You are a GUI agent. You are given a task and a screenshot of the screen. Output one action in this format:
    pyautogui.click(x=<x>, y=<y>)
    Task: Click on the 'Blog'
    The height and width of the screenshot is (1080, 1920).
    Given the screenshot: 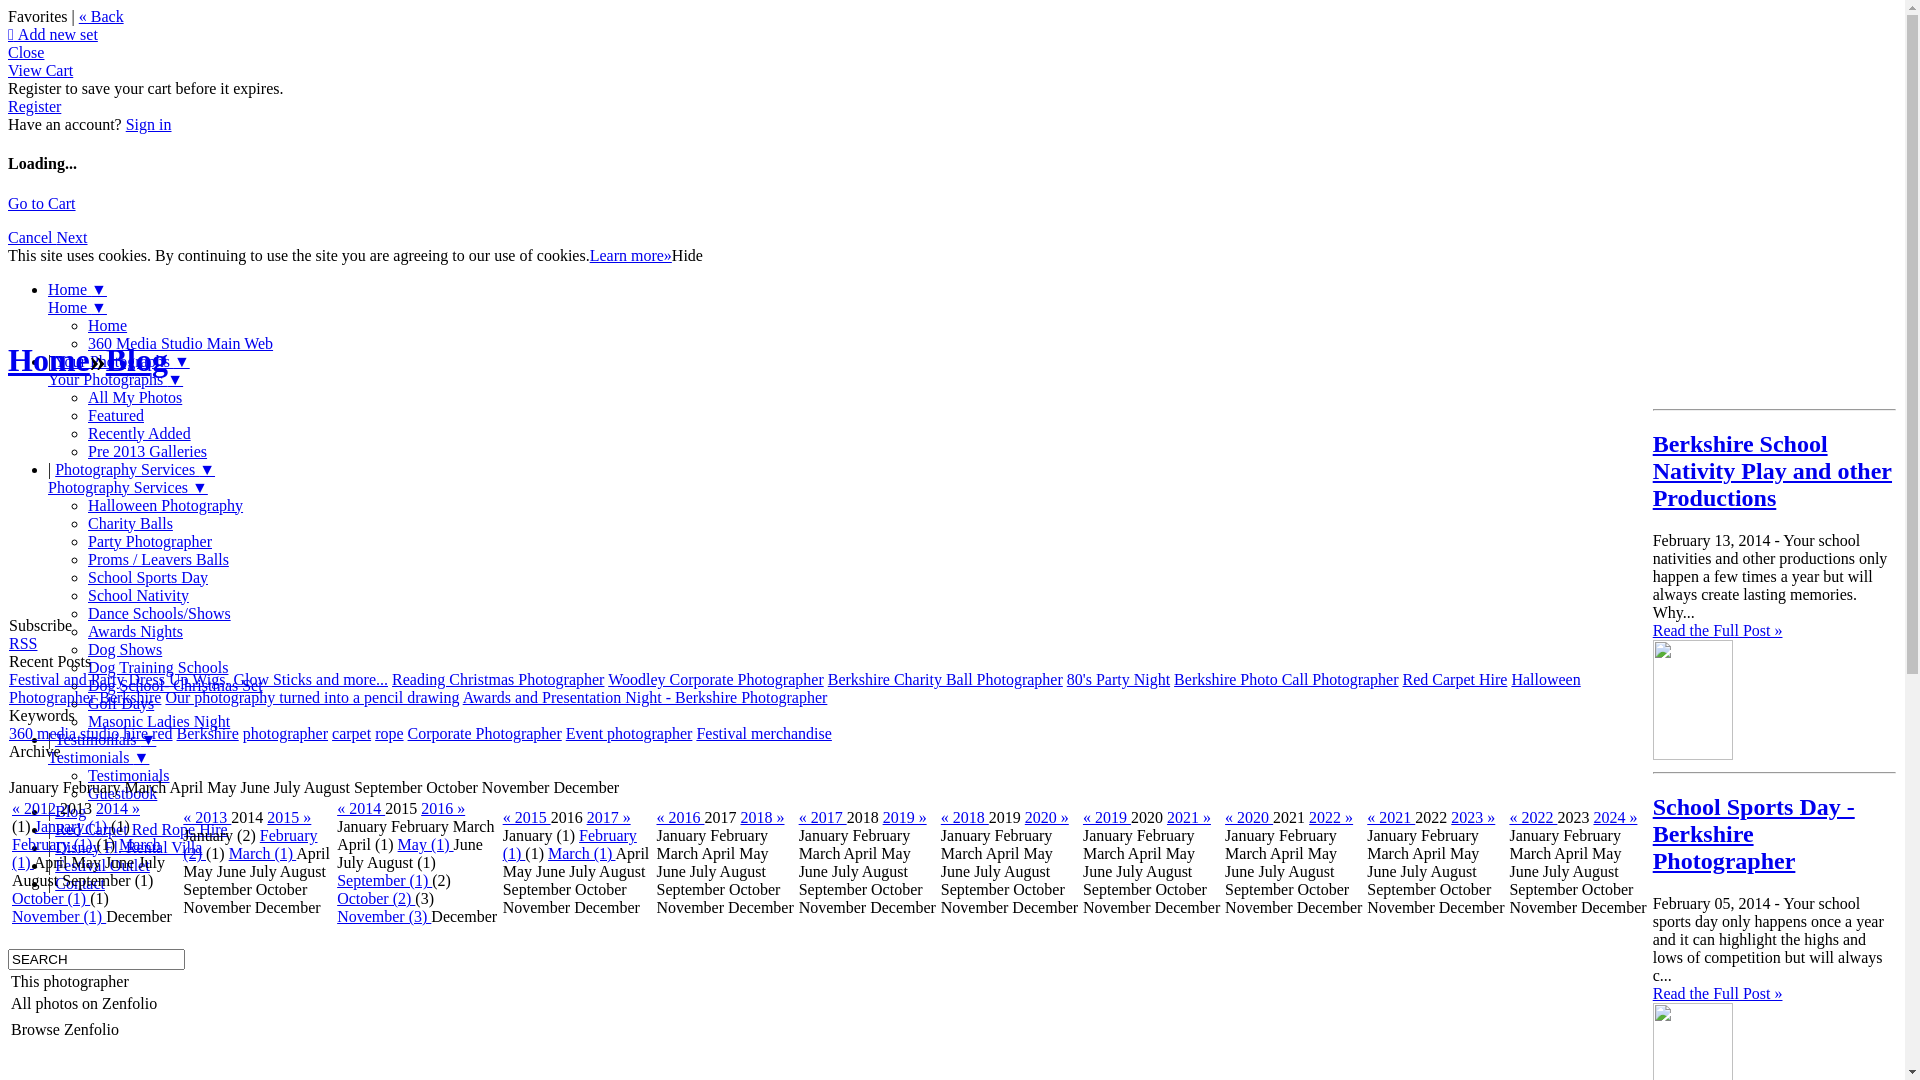 What is the action you would take?
    pyautogui.click(x=136, y=358)
    